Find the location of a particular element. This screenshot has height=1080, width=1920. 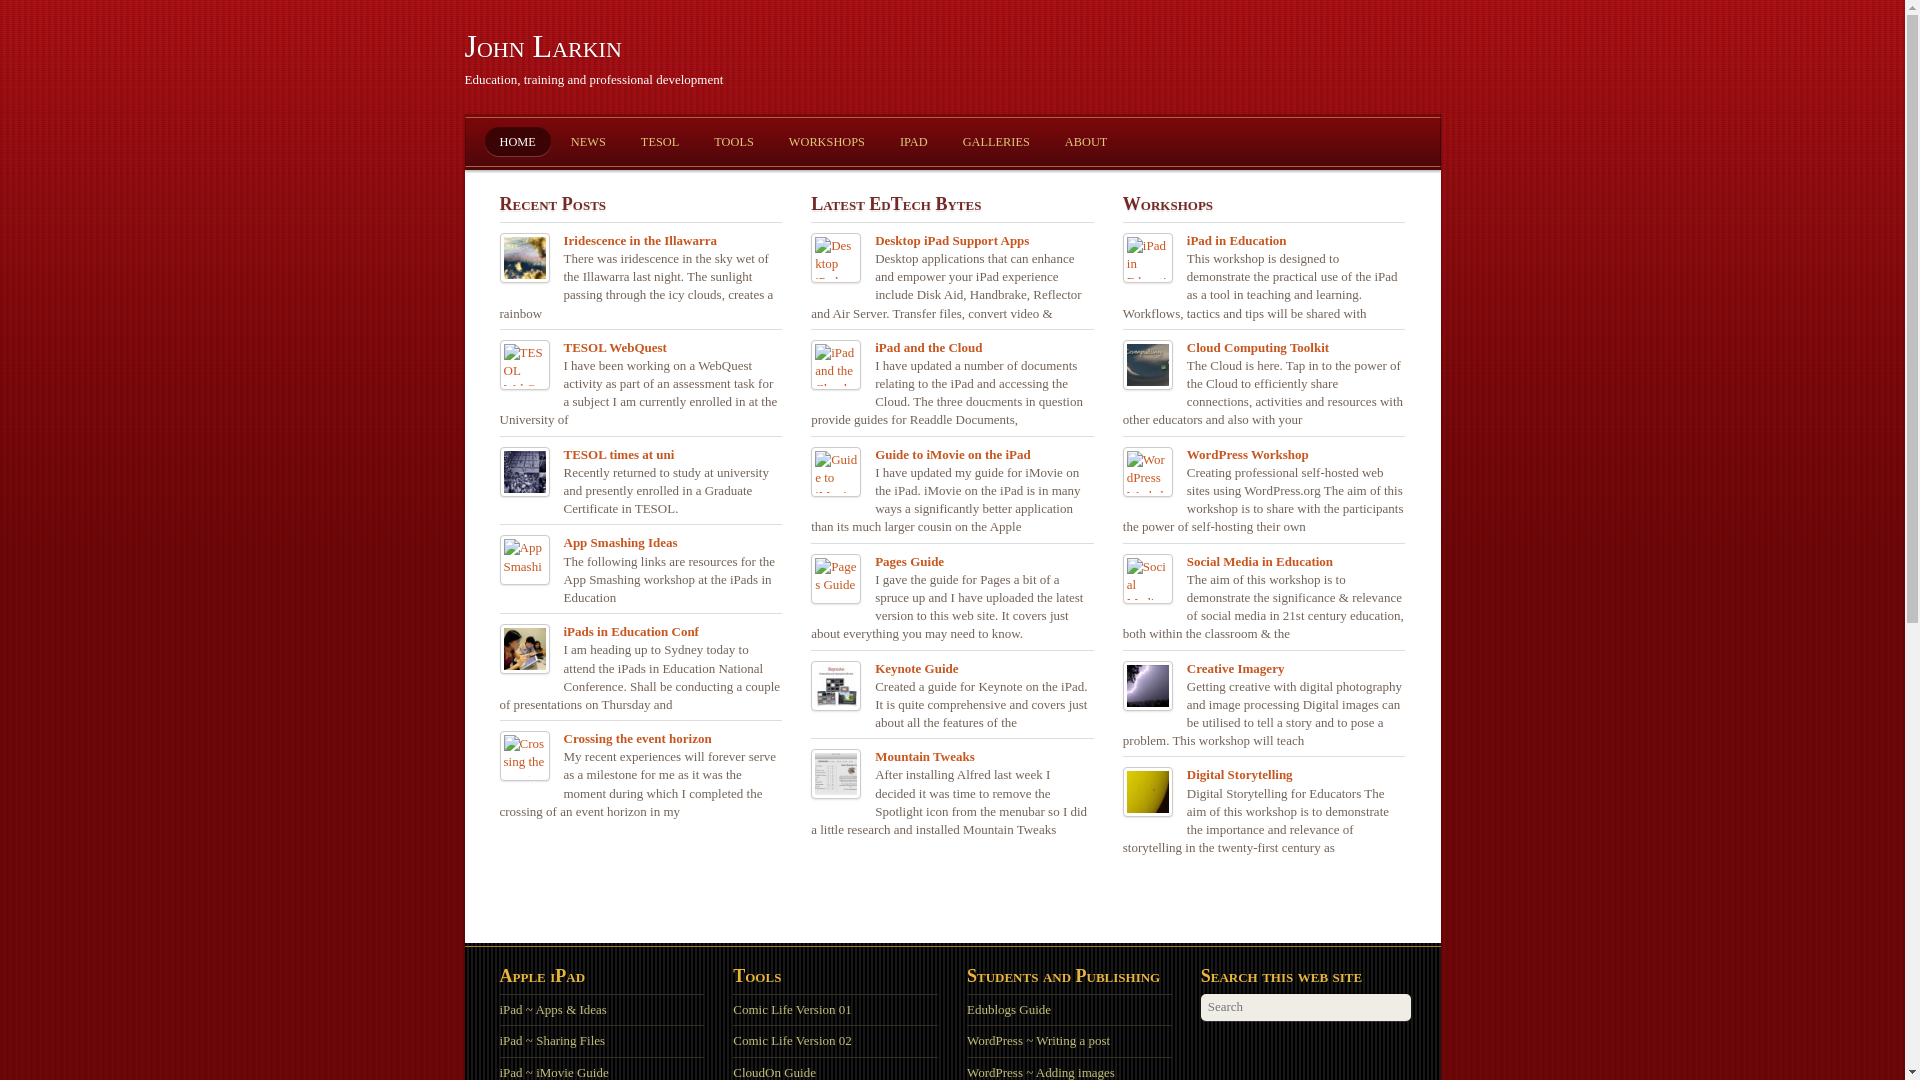

'NEWS' is located at coordinates (556, 141).